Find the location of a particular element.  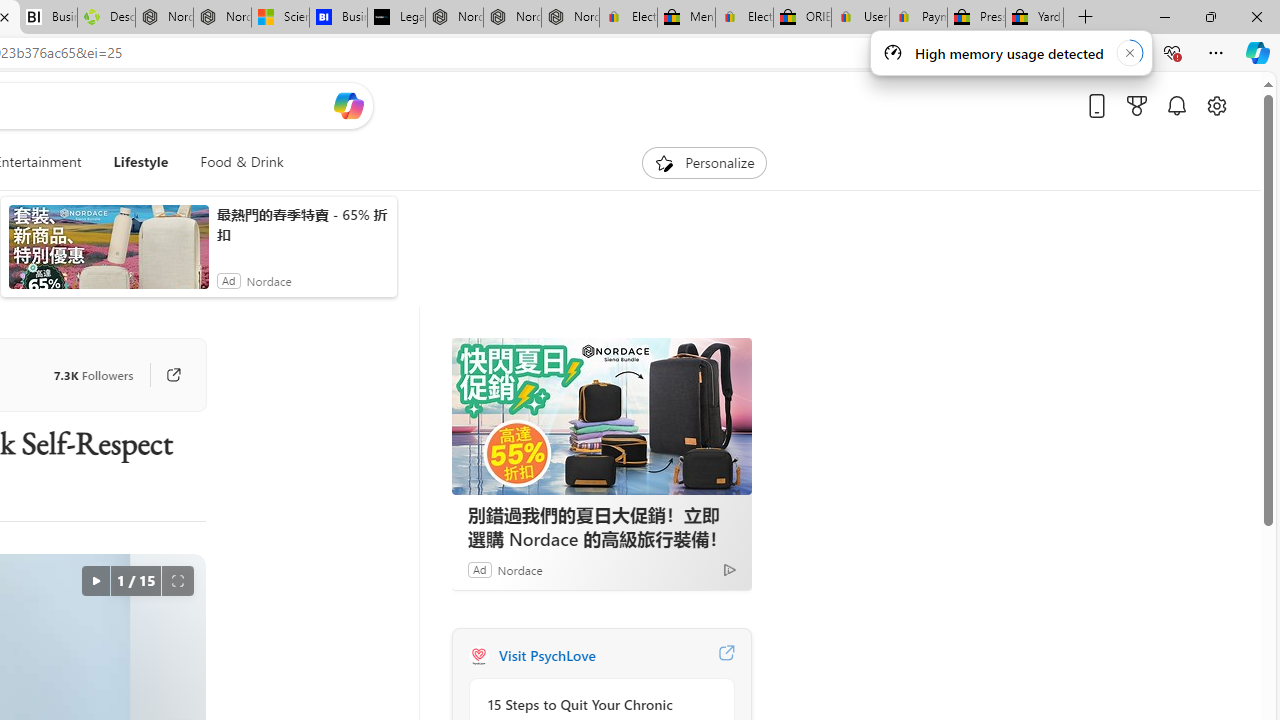

'Open settings' is located at coordinates (1215, 105).